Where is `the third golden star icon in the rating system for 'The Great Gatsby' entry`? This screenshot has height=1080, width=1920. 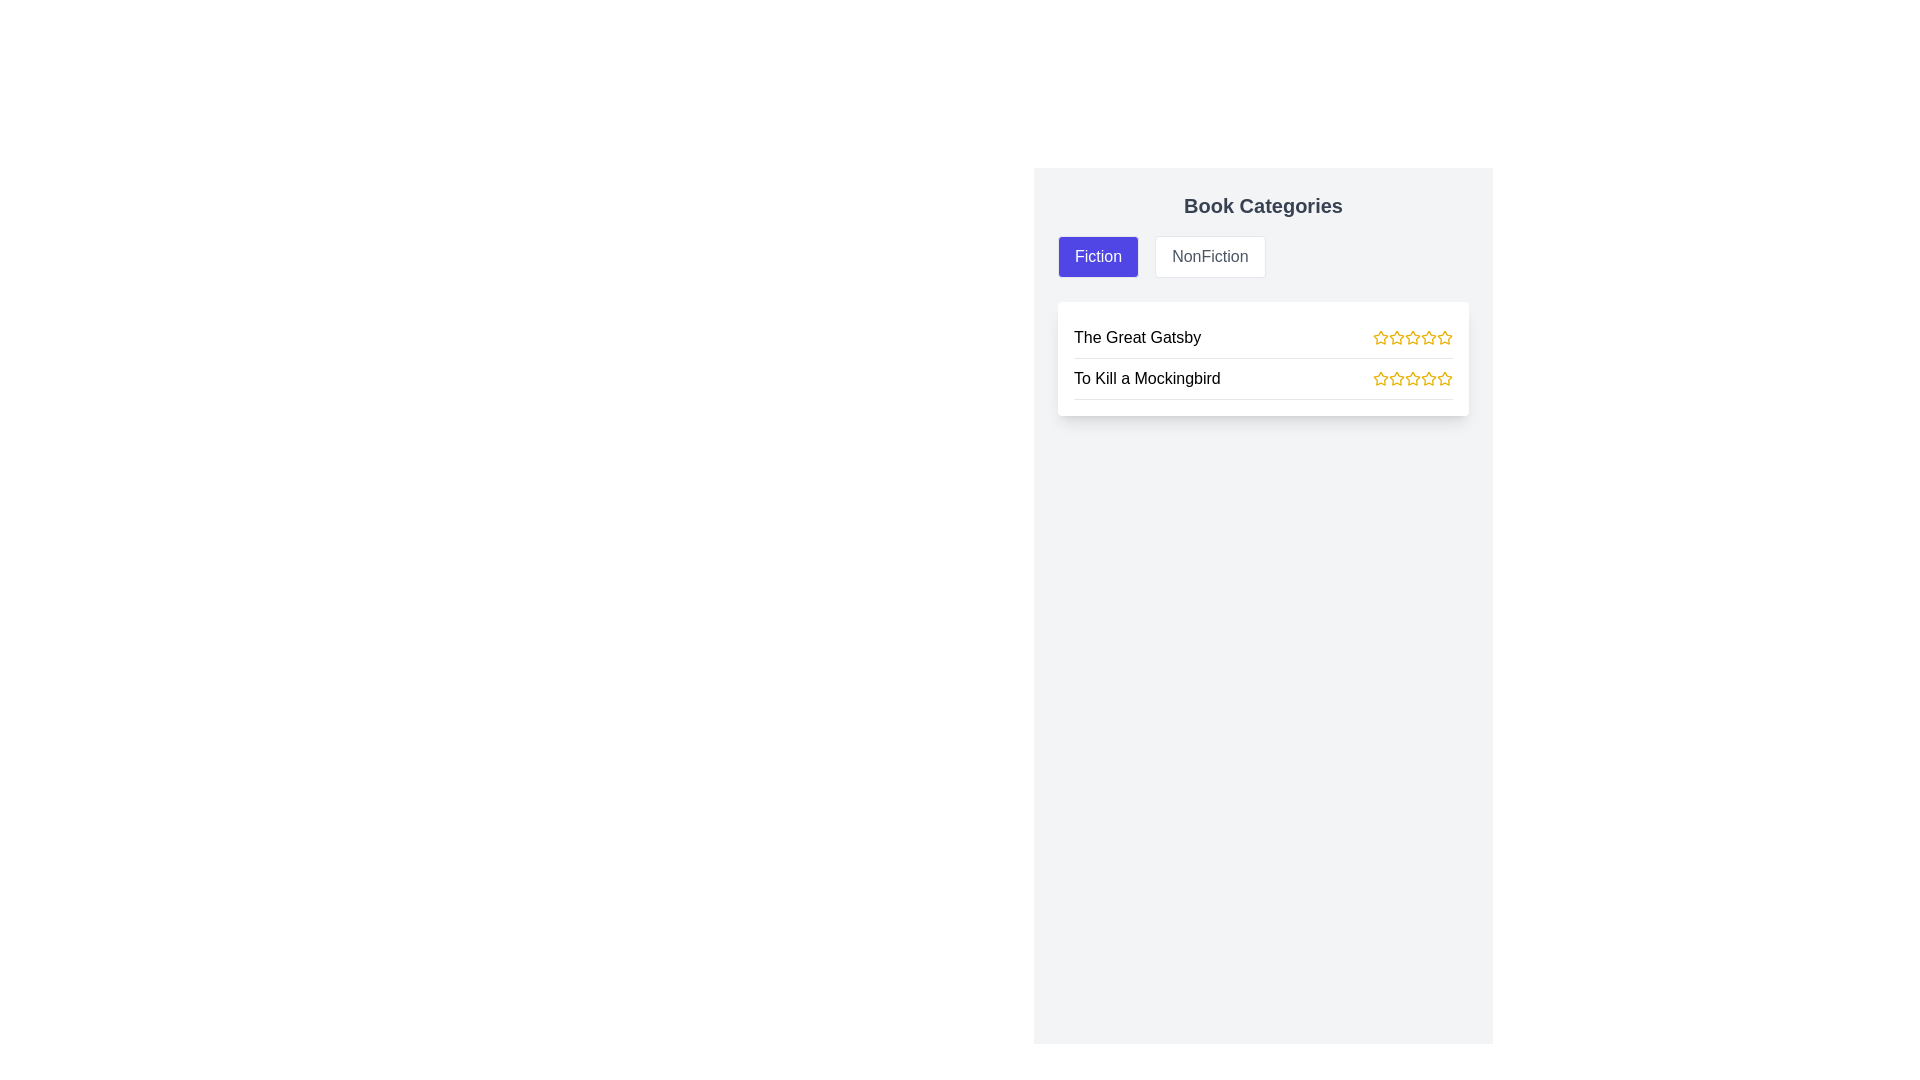
the third golden star icon in the rating system for 'The Great Gatsby' entry is located at coordinates (1395, 337).